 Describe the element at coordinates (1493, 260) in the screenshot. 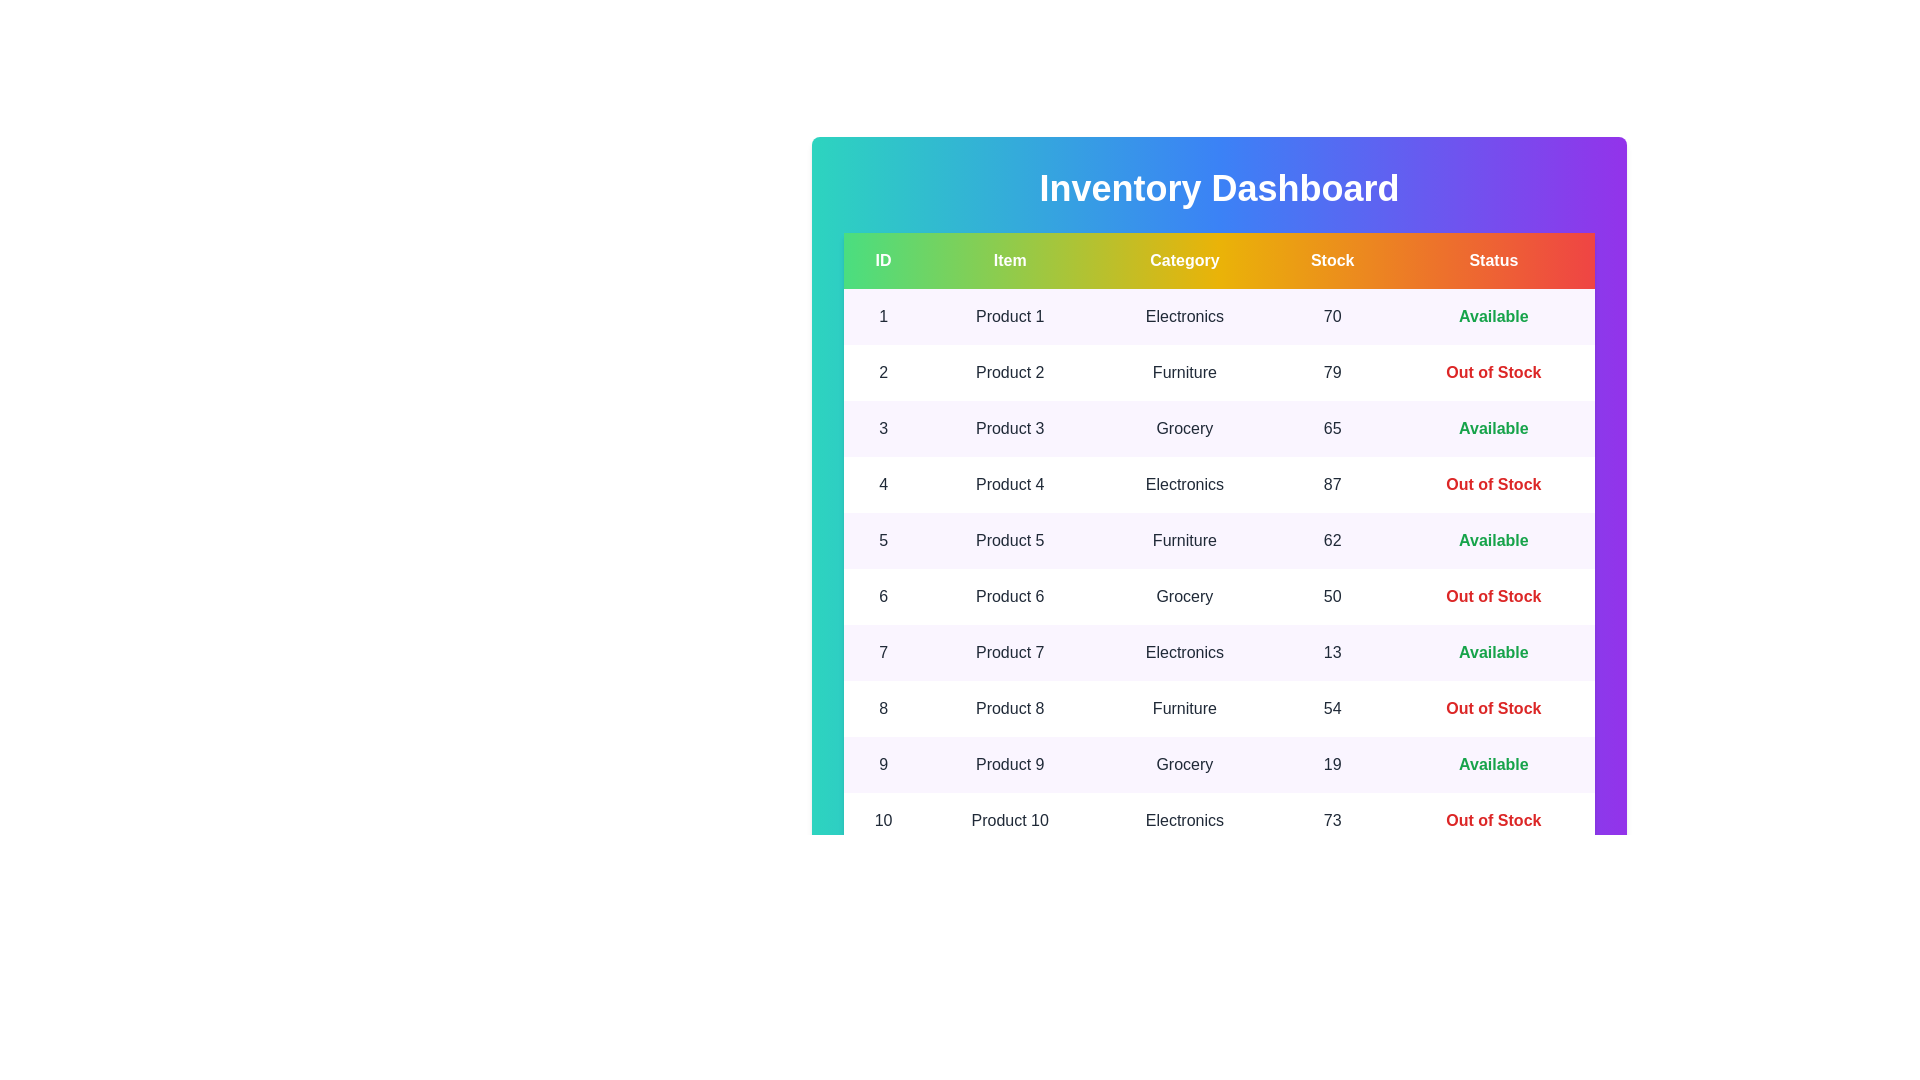

I see `the table header Status to sort the table by that column` at that location.